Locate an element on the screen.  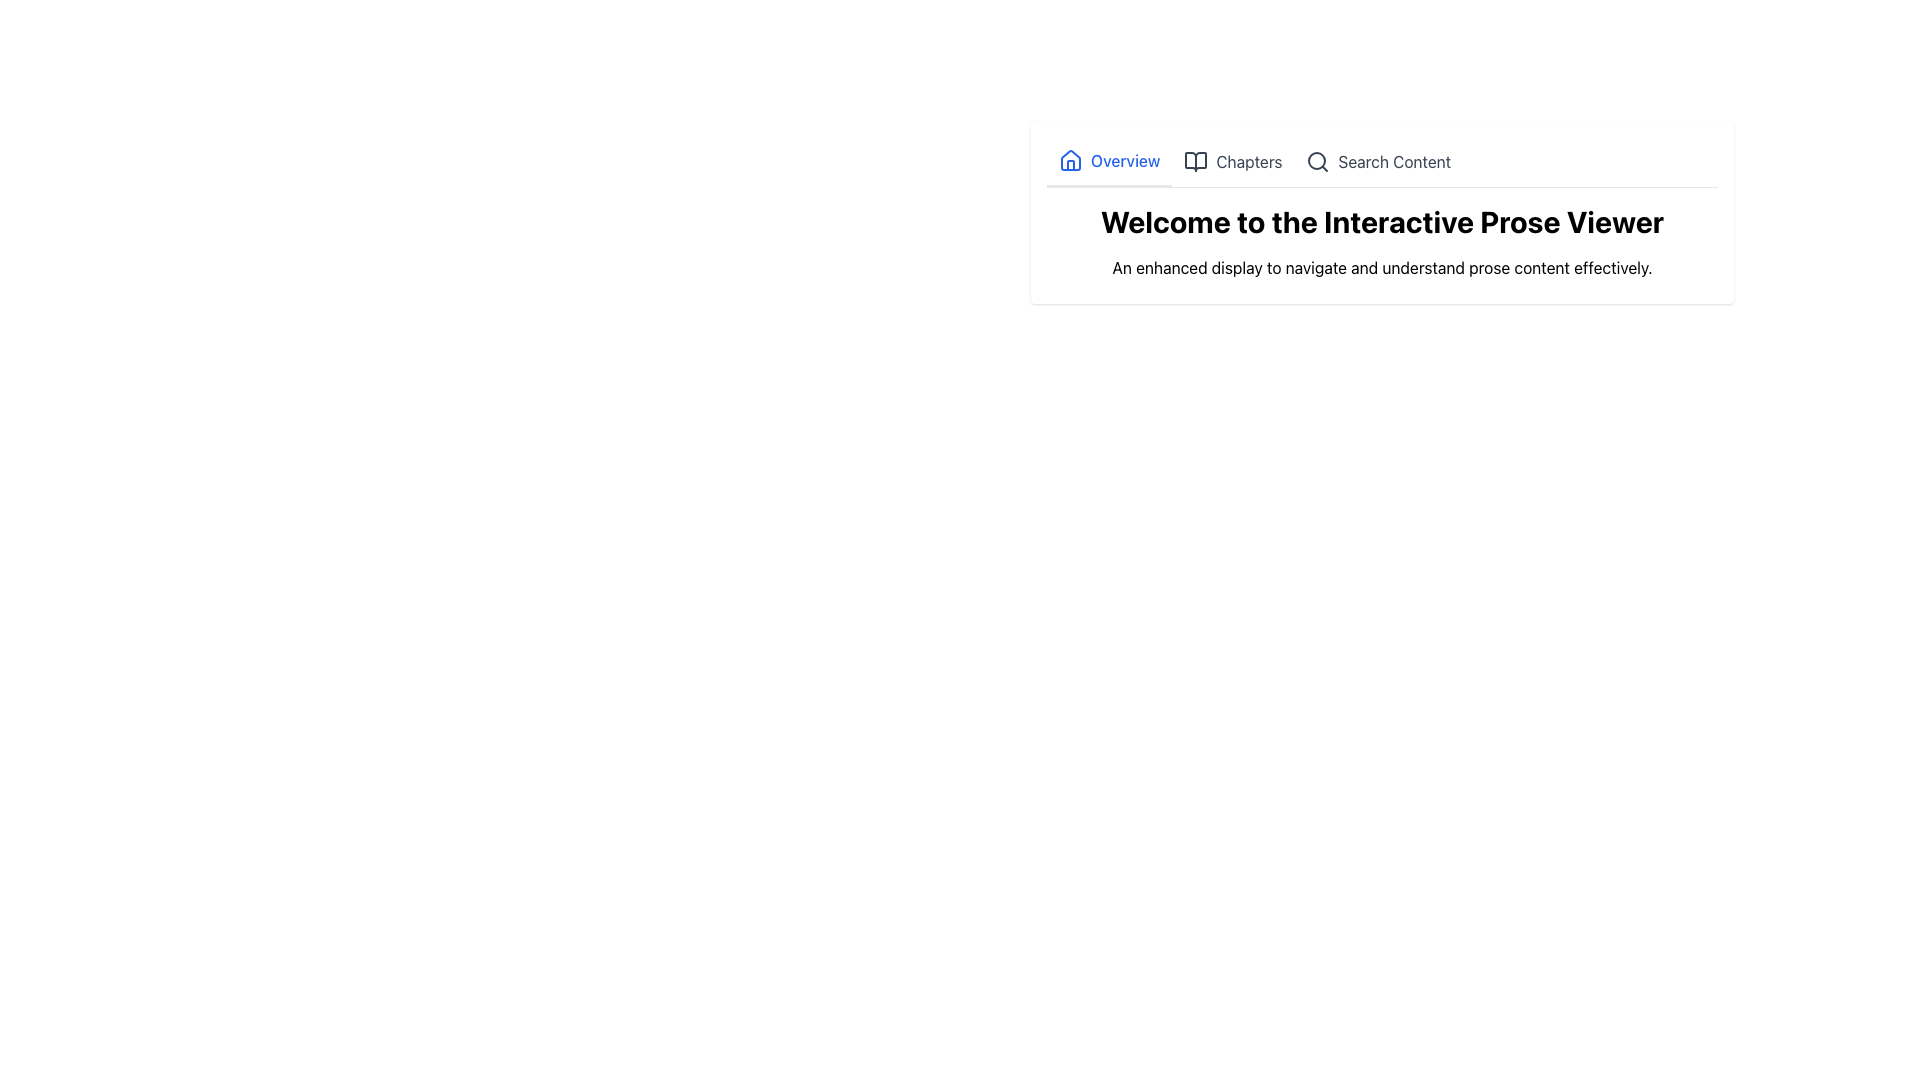
the Text label in the upper-center region of the interface, which indicates a section related to chapters and is positioned after an open book icon is located at coordinates (1248, 161).